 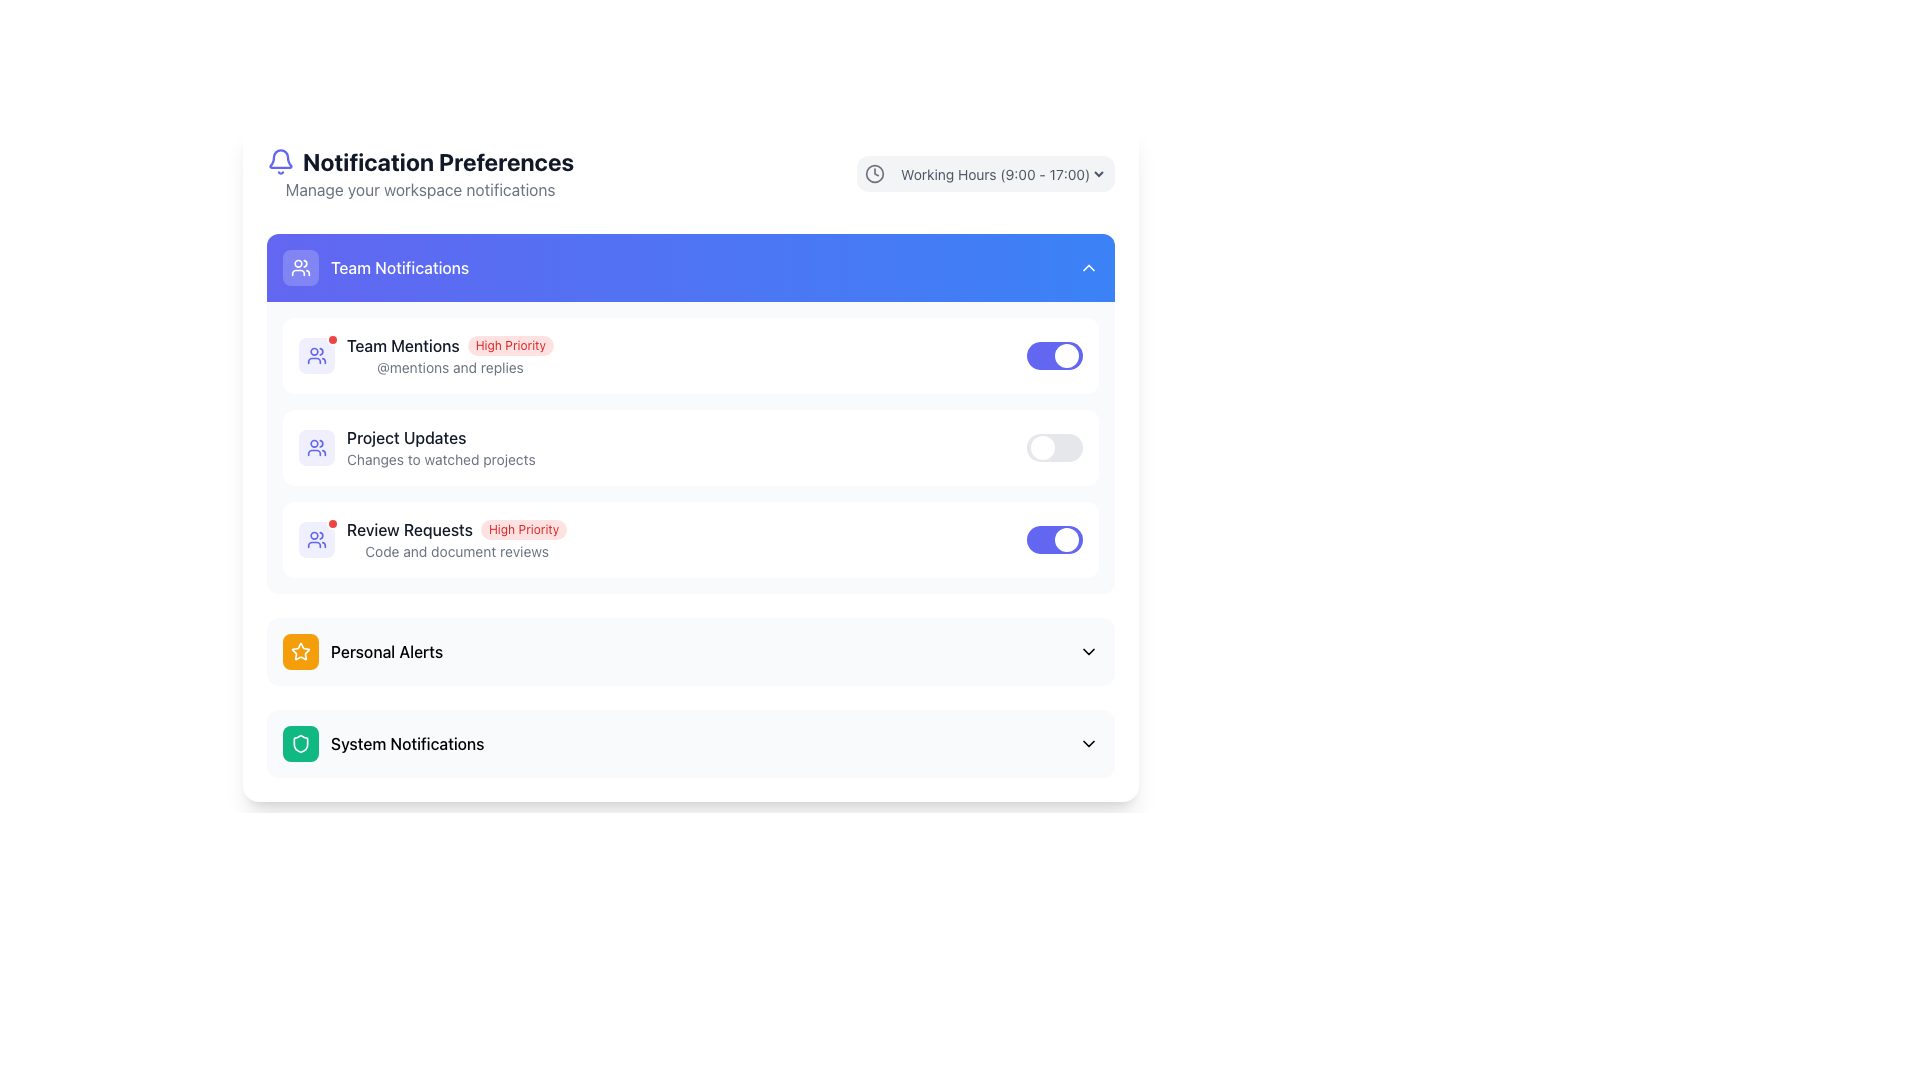 What do you see at coordinates (406, 744) in the screenshot?
I see `the 'System Notifications' text label` at bounding box center [406, 744].